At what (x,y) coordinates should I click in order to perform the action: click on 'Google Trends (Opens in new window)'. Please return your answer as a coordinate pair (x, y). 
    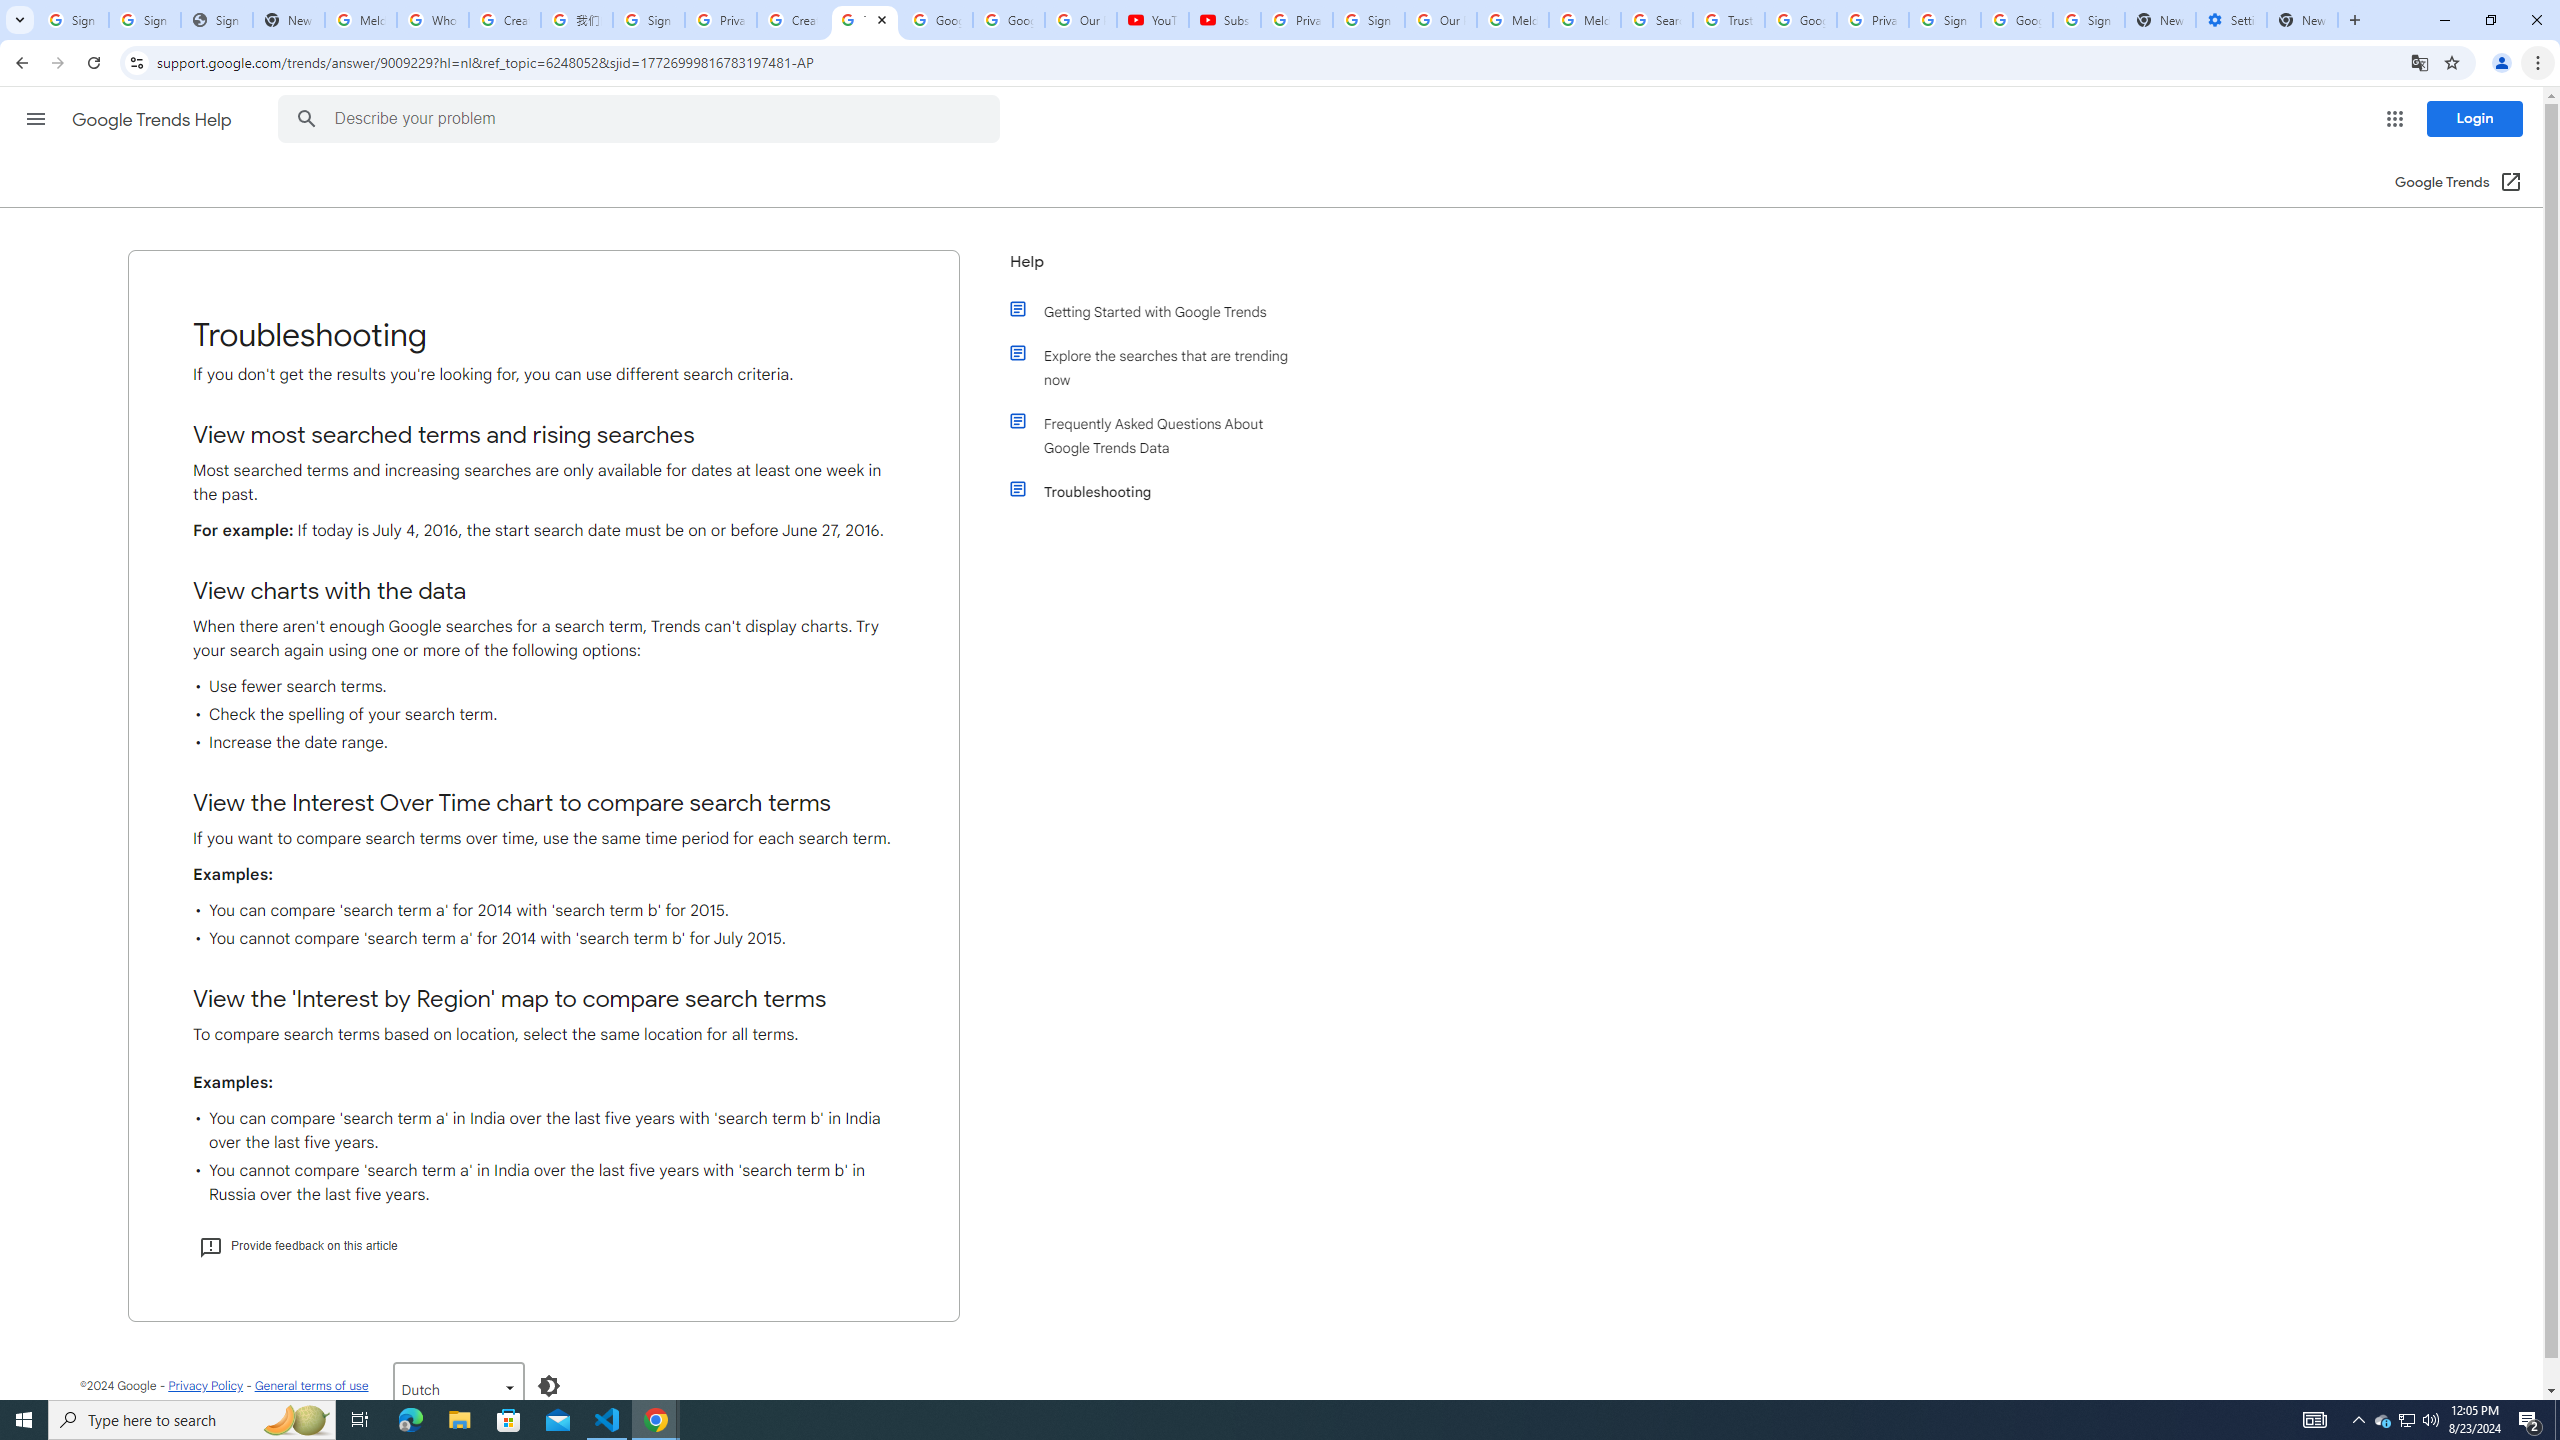
    Looking at the image, I should click on (2458, 181).